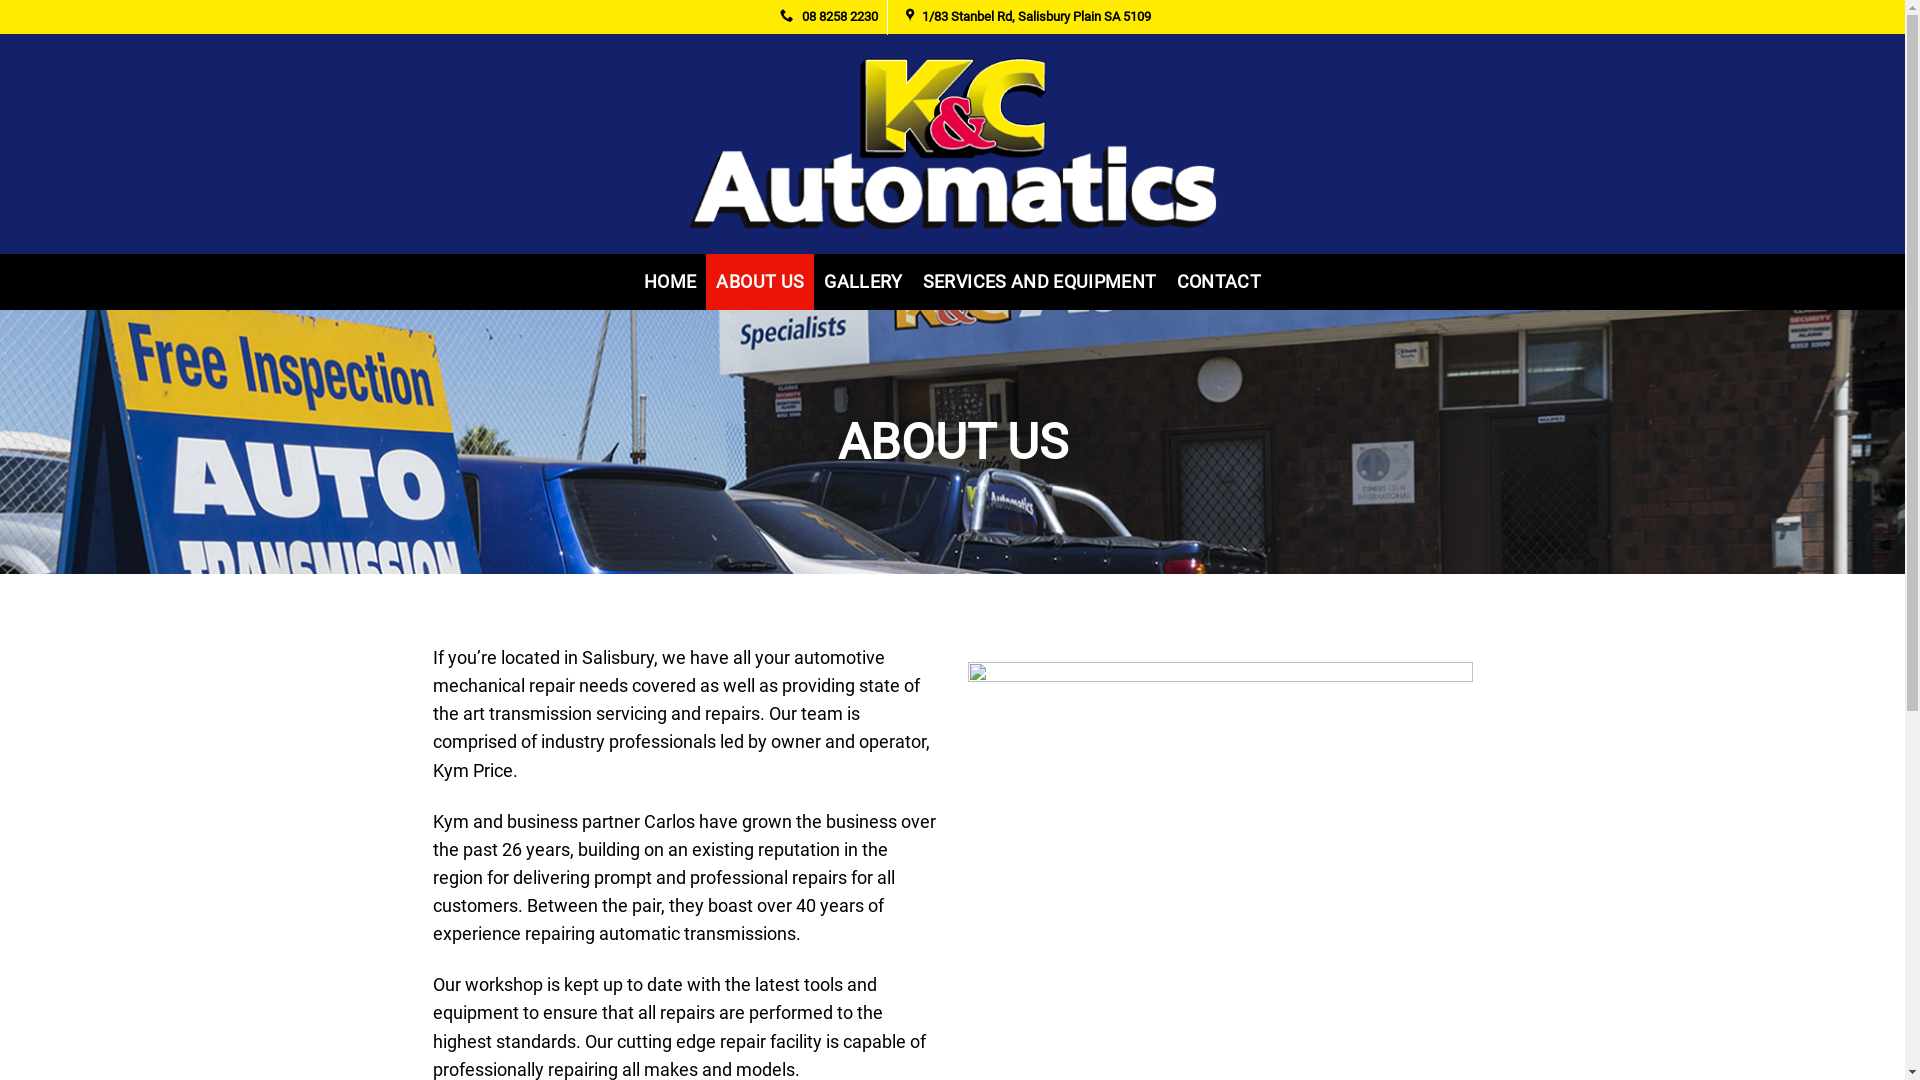 The height and width of the screenshot is (1080, 1920). Describe the element at coordinates (920, 16) in the screenshot. I see `'1/83 Stanbel Rd, Salisbury Plain SA 5109'` at that location.